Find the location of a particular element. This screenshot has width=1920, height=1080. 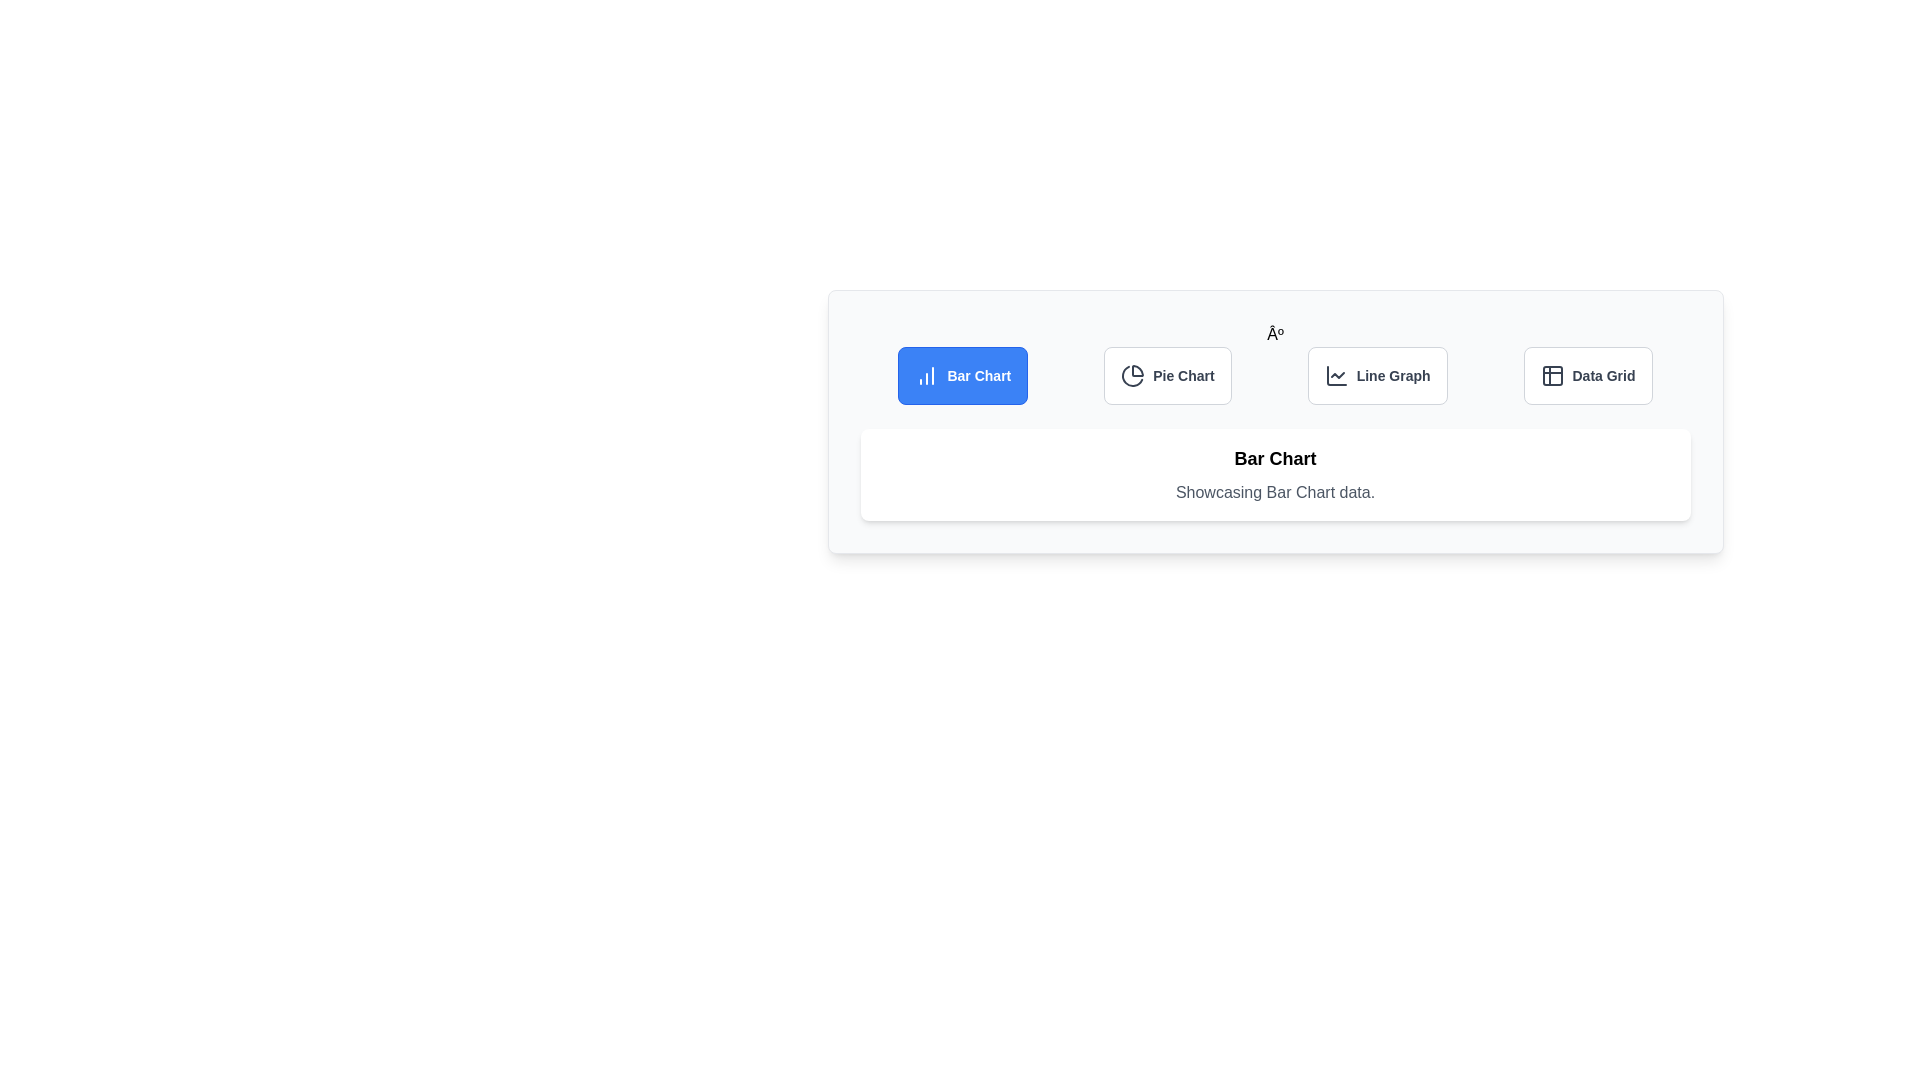

the button labeled Line Graph to observe its visual feedback is located at coordinates (1376, 375).